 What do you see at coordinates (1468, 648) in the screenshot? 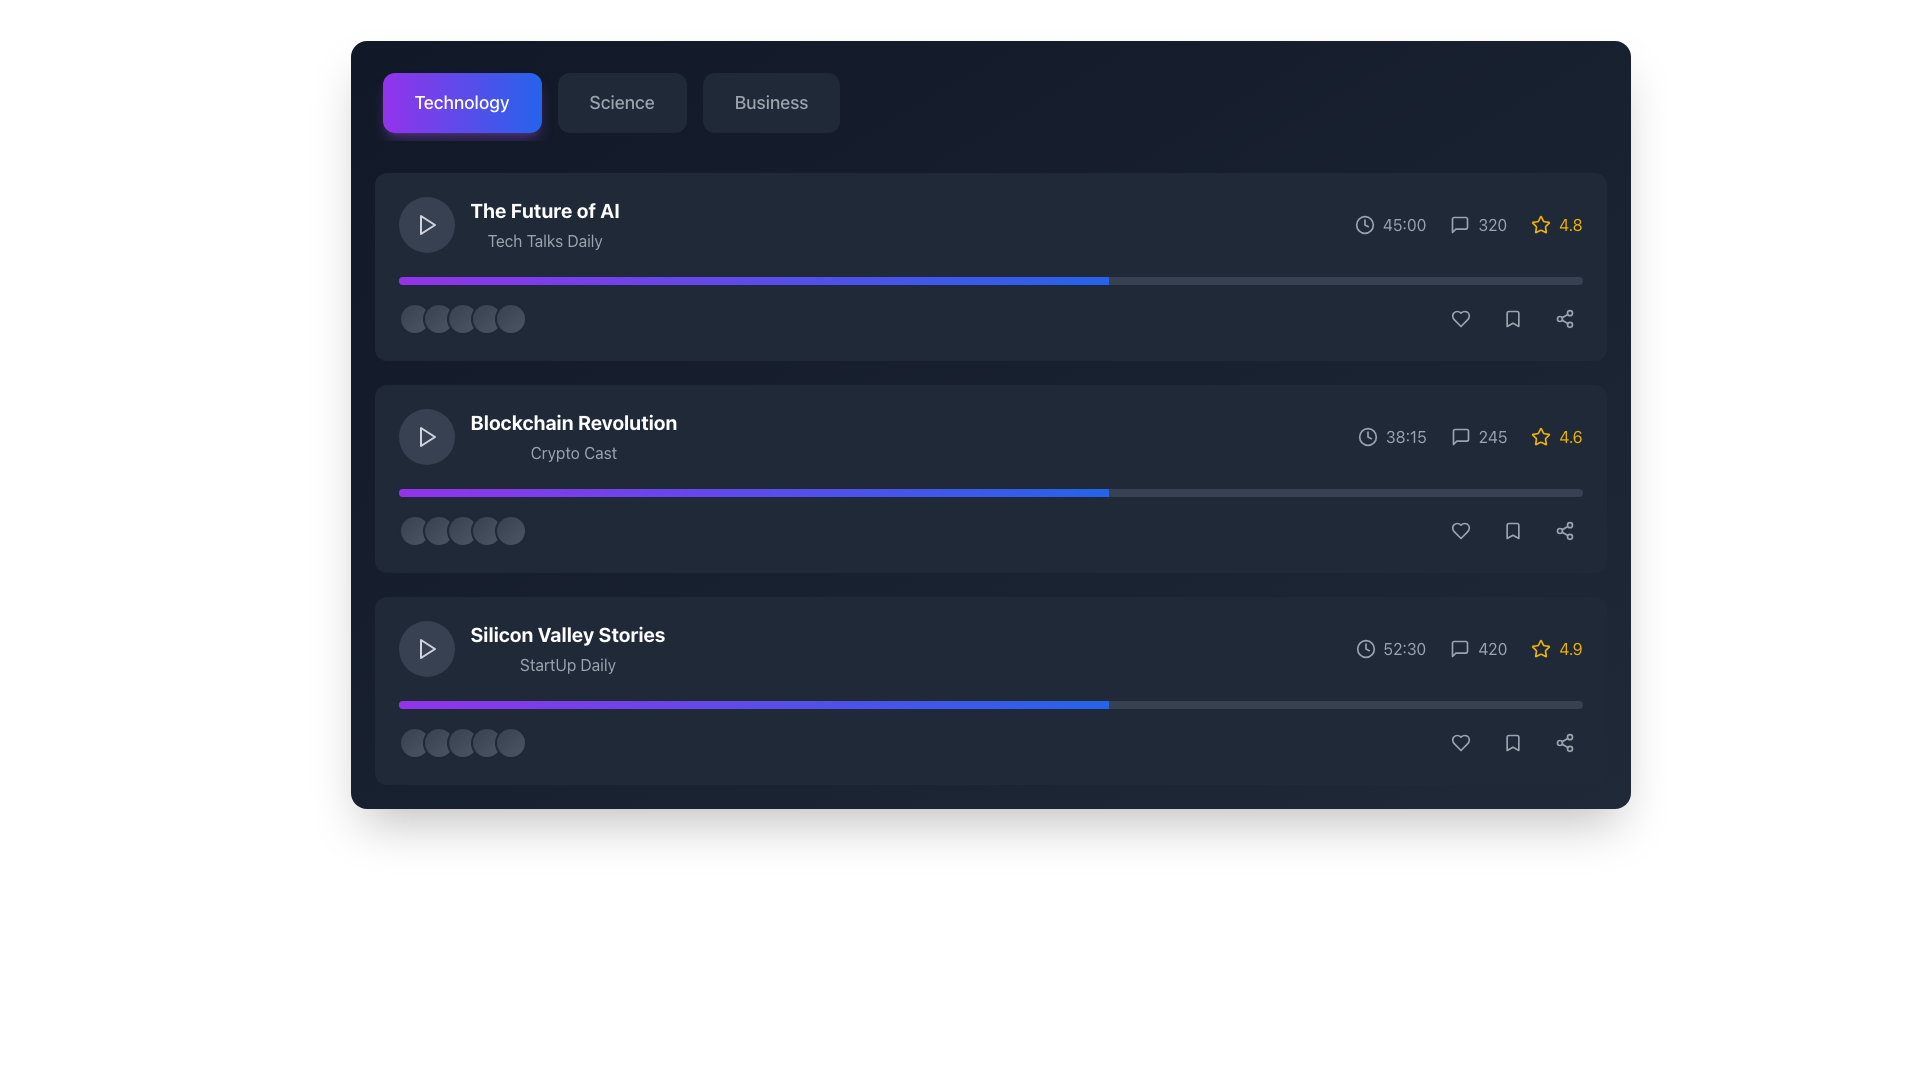
I see `the Information Display Block located in the 'Silicon Valley Stories' section of the Technology category to interact with the individual icons for metadata such as duration, comments, and rating` at bounding box center [1468, 648].